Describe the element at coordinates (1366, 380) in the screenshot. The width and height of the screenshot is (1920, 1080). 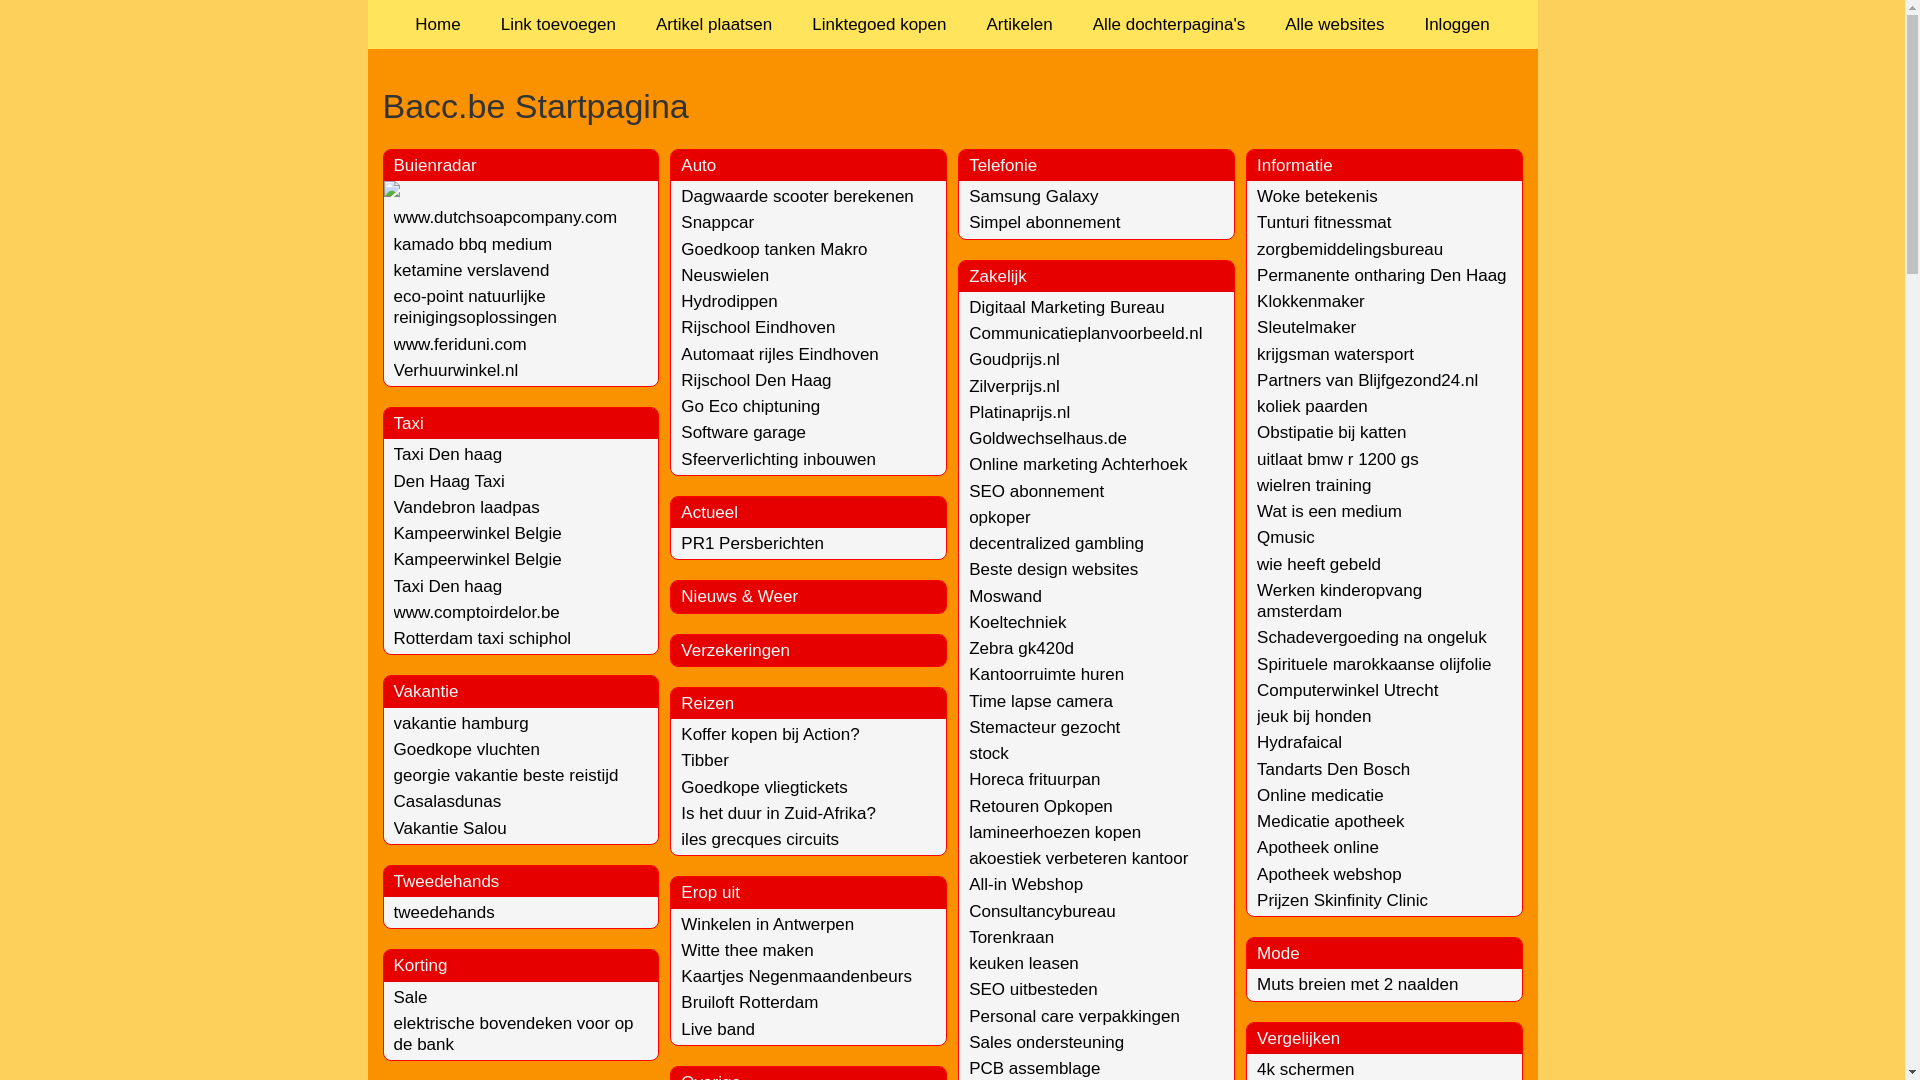
I see `'Partners van Blijfgezond24.nl'` at that location.